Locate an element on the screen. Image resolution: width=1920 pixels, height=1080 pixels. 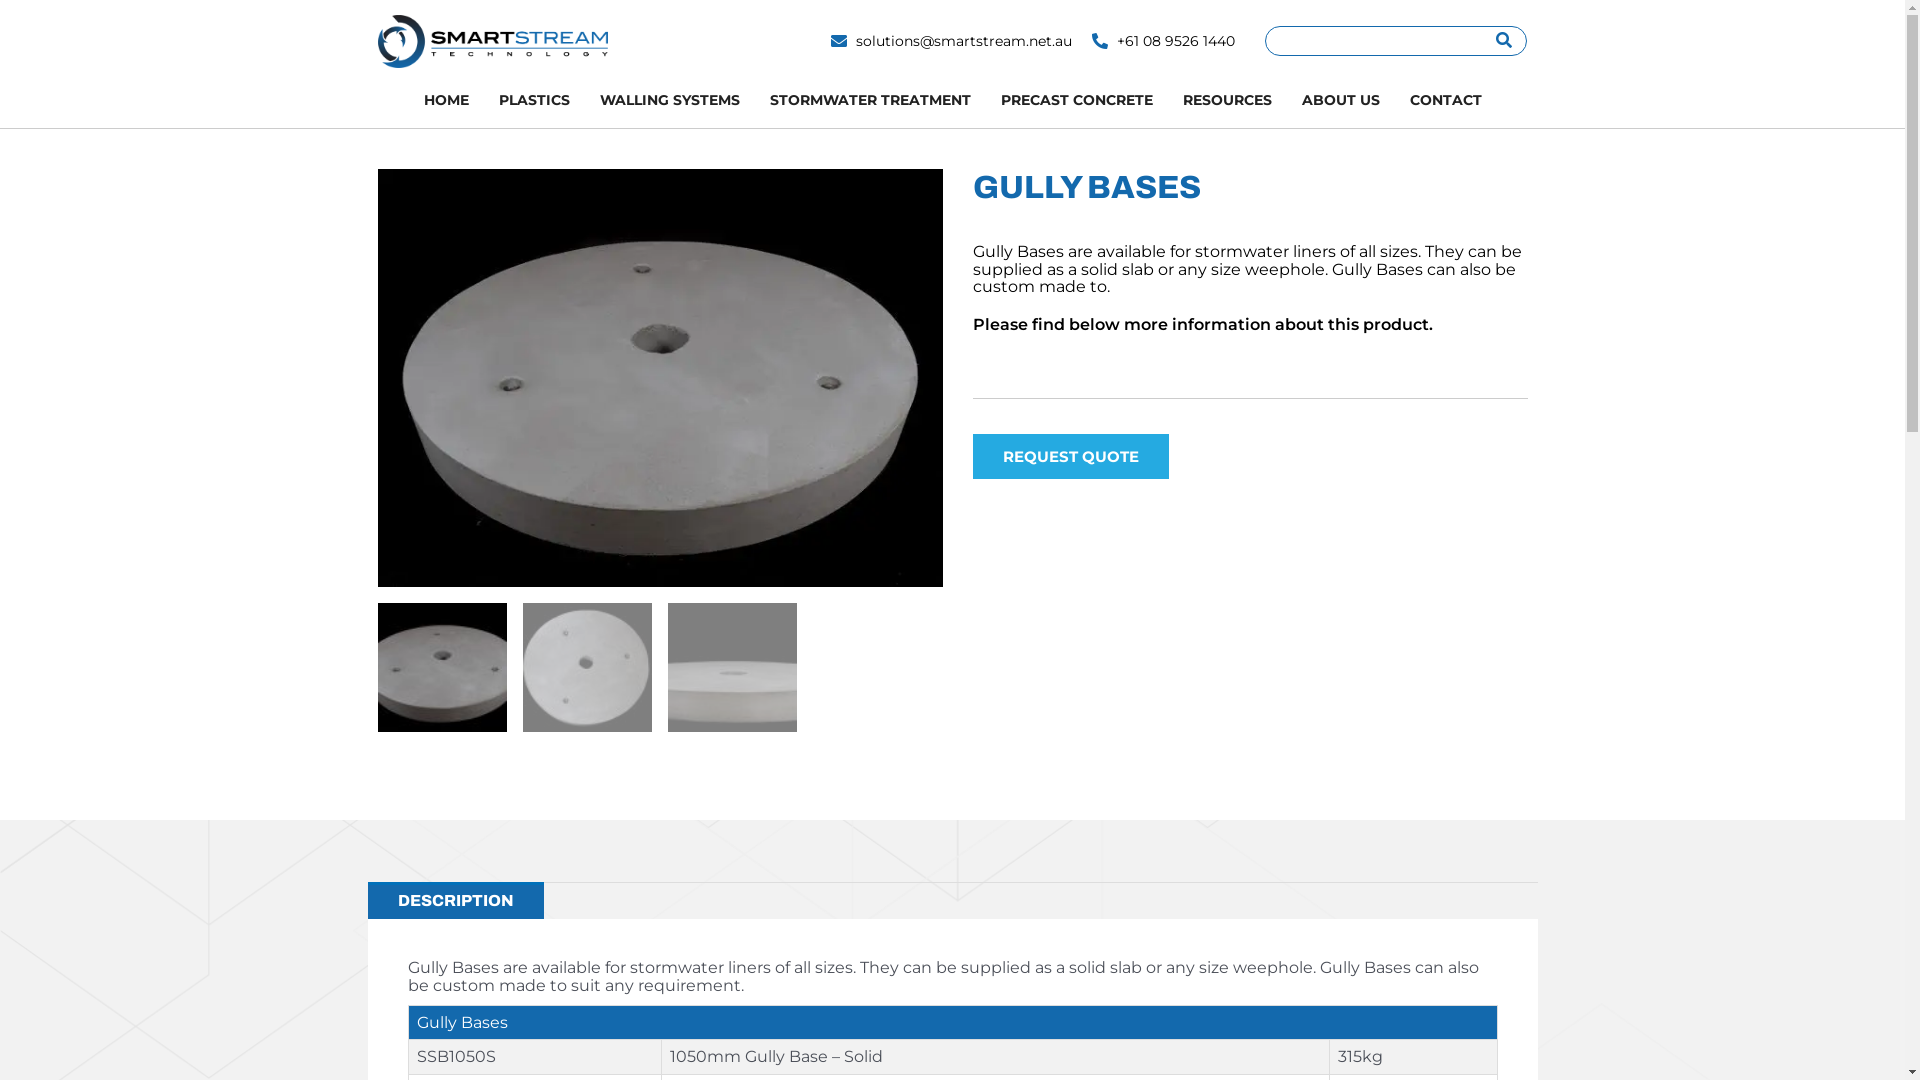
'REQUEST QUOTE' is located at coordinates (971, 456).